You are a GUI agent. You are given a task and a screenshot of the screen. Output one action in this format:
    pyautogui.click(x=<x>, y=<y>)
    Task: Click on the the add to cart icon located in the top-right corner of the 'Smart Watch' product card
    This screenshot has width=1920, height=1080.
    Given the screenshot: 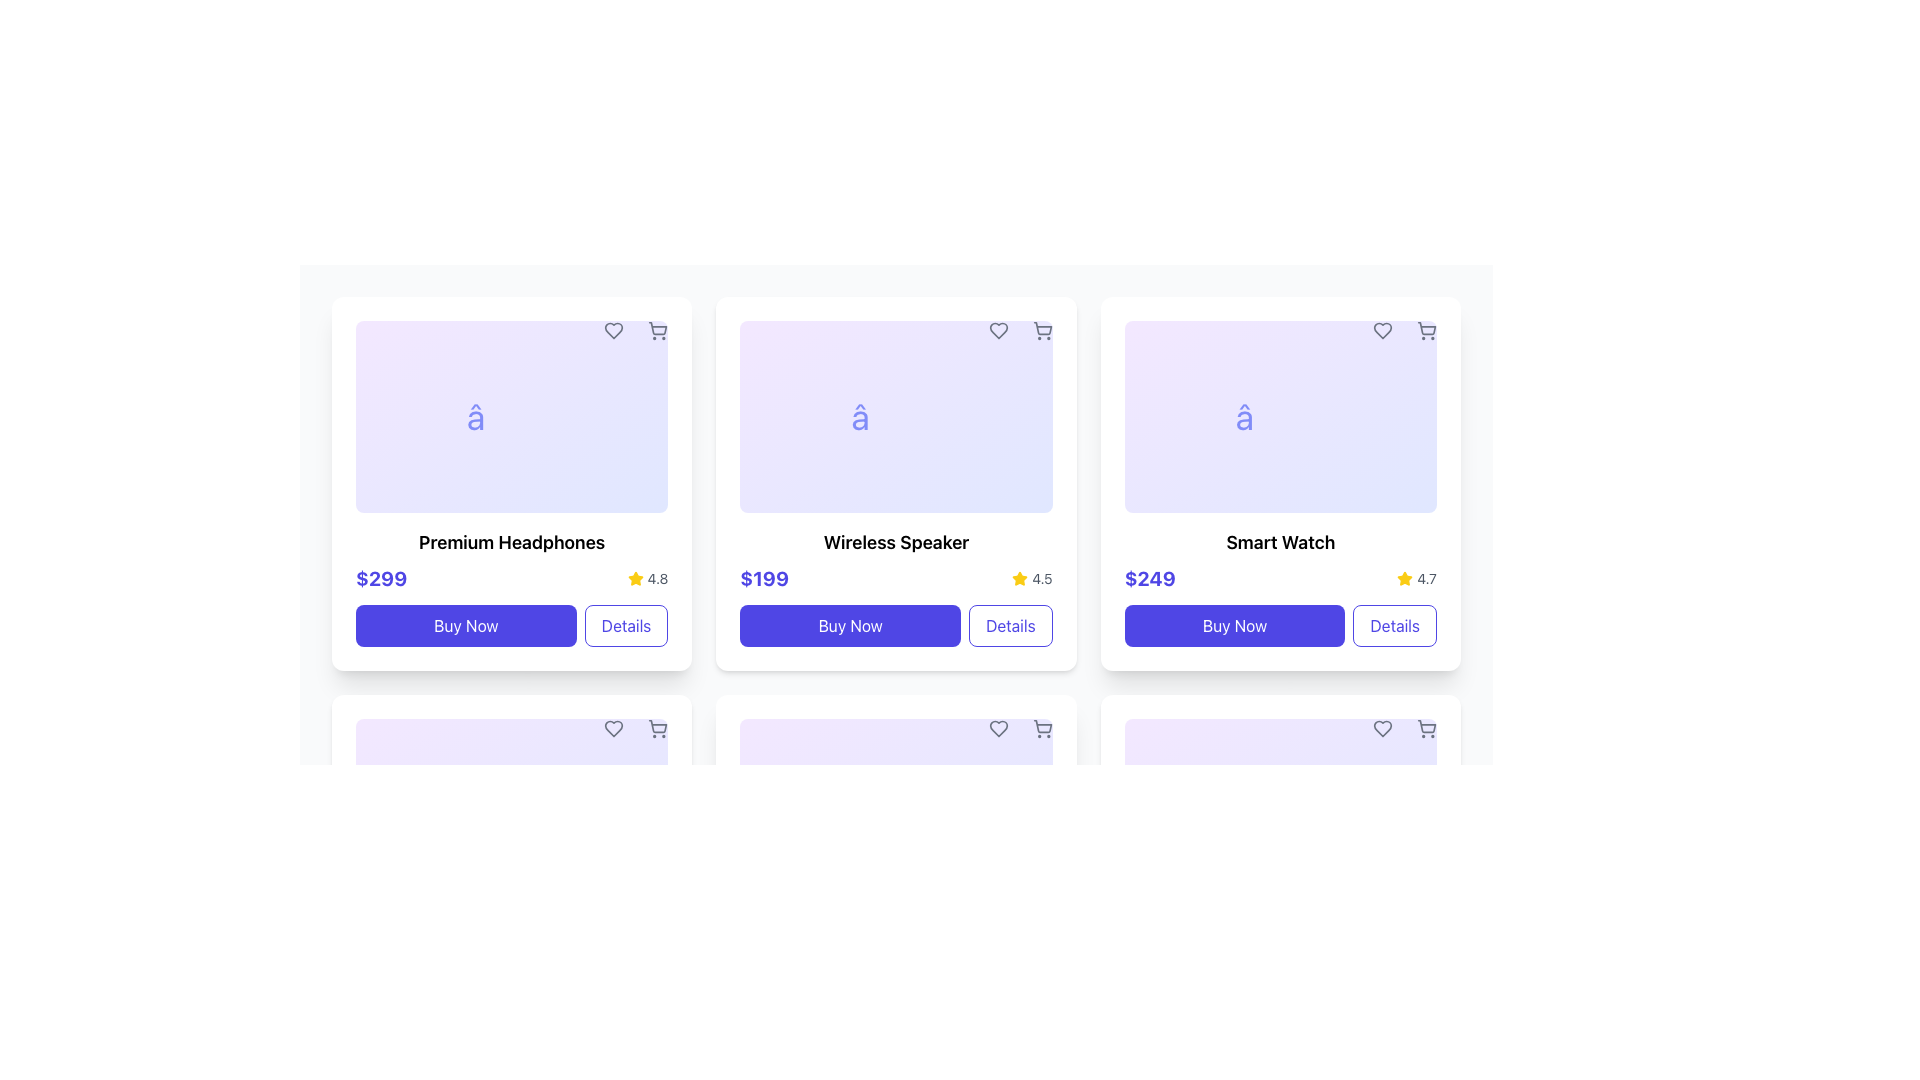 What is the action you would take?
    pyautogui.click(x=1426, y=327)
    